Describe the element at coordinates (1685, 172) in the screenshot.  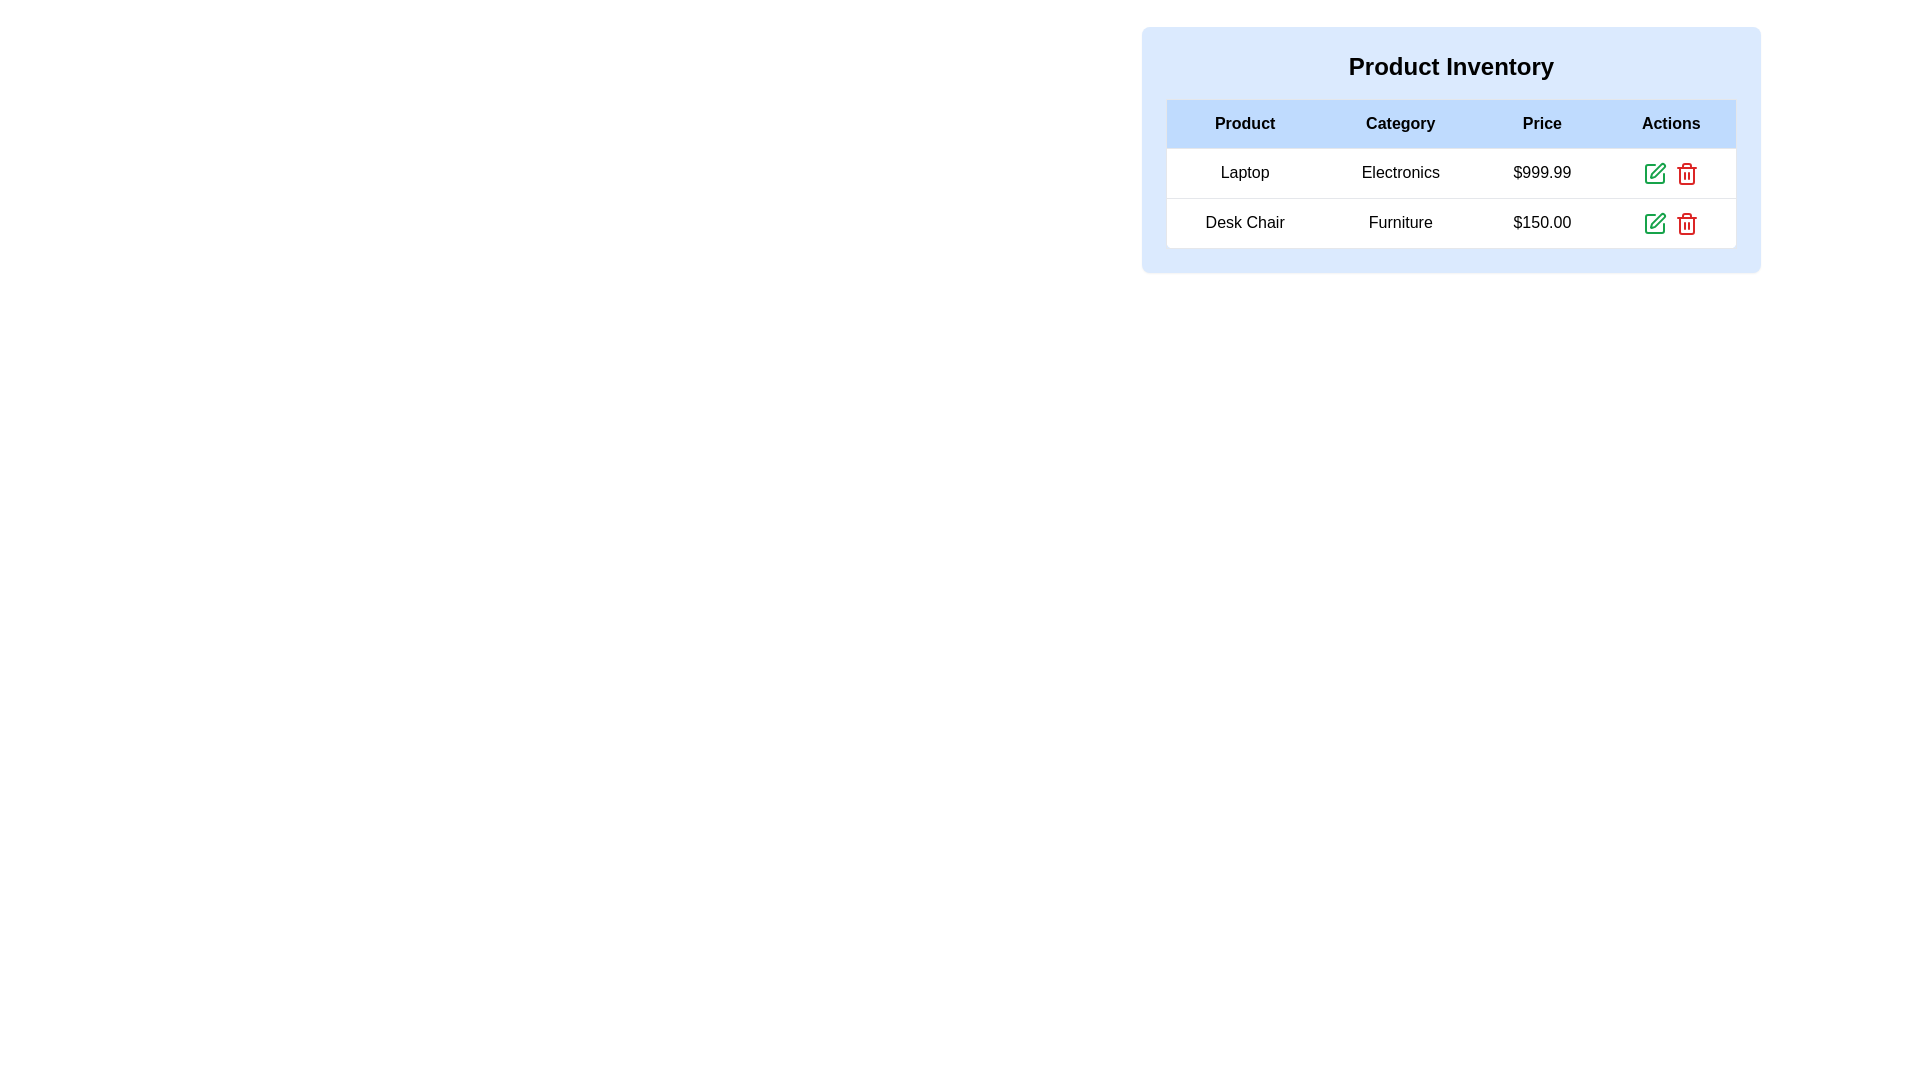
I see `the delete icon button in the 'Actions' column of the first row corresponding to the product labeled 'Laptop' to initiate the delete action` at that location.